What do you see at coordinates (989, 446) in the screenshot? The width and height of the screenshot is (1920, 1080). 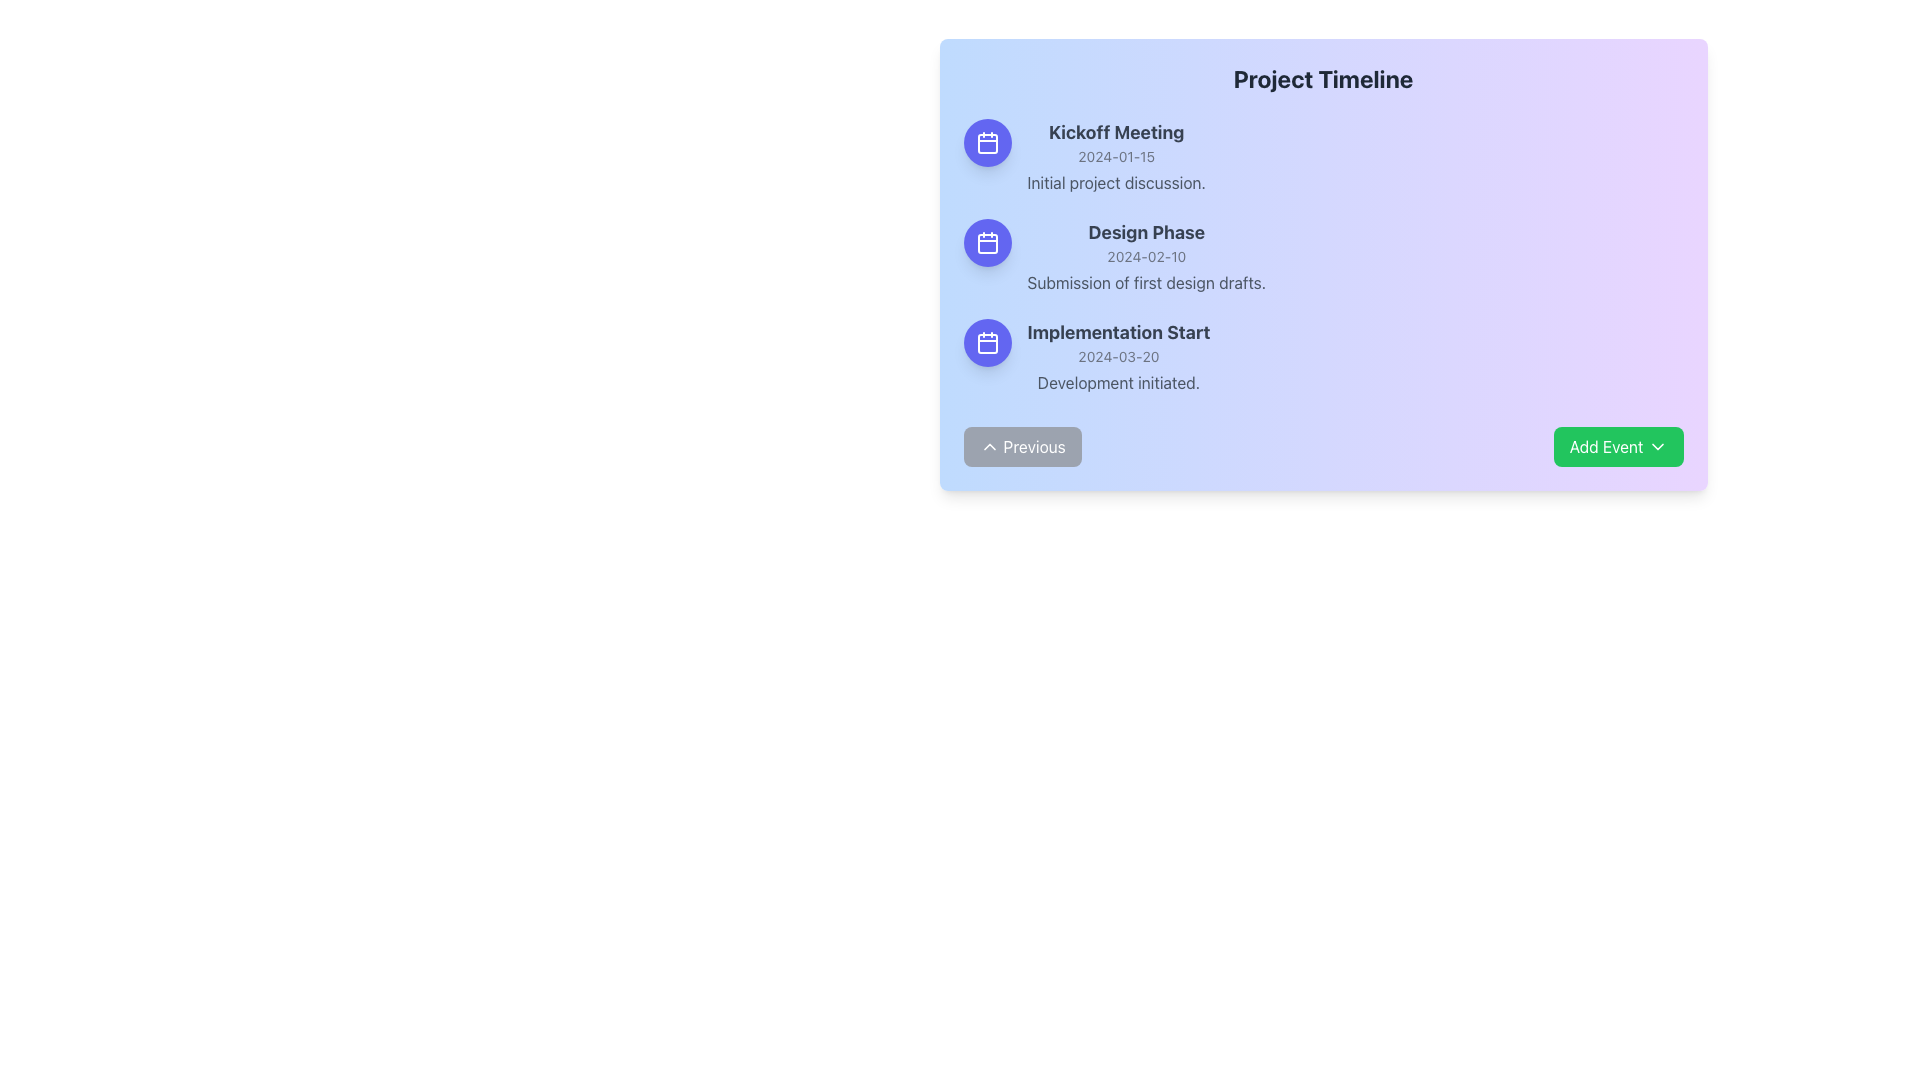 I see `the 'Previous' button located in the lower-left corner of the 'Project Timeline' card` at bounding box center [989, 446].